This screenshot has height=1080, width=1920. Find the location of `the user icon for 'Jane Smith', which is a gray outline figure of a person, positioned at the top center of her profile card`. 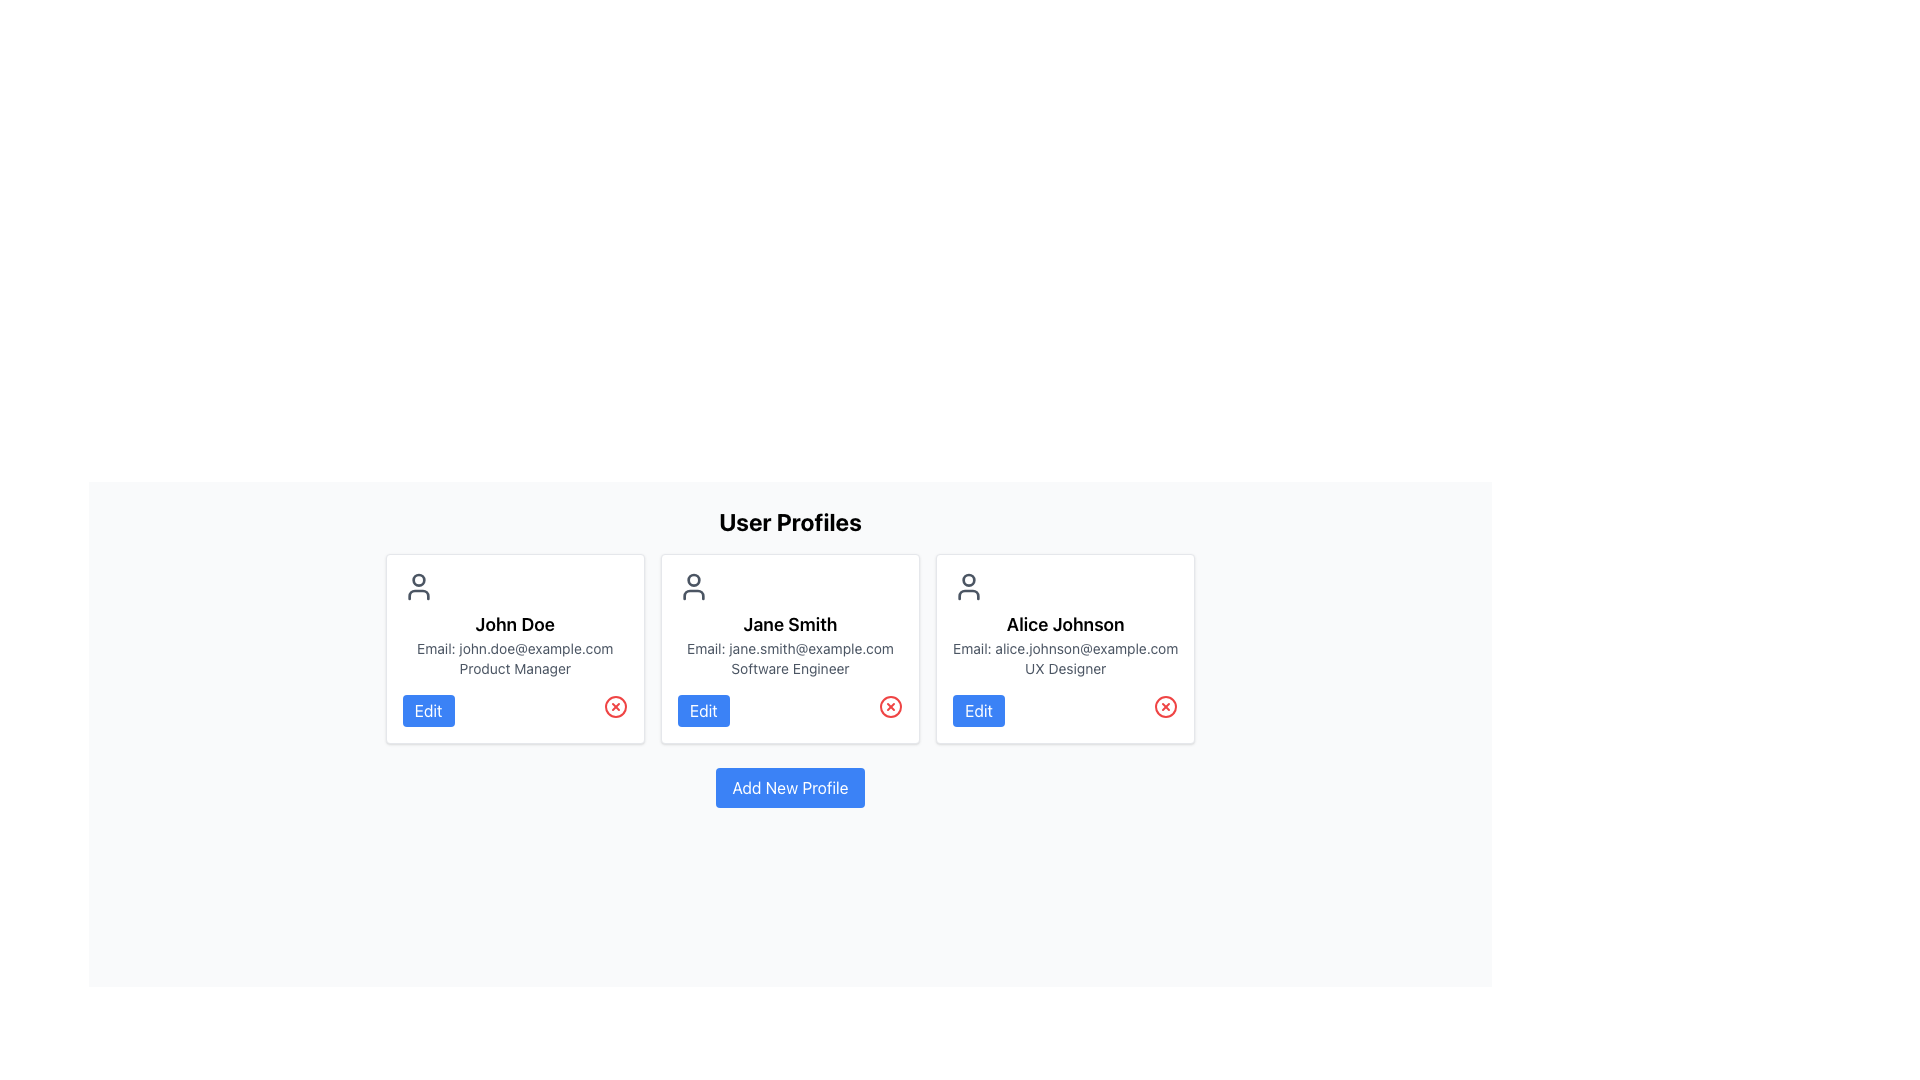

the user icon for 'Jane Smith', which is a gray outline figure of a person, positioned at the top center of her profile card is located at coordinates (693, 585).